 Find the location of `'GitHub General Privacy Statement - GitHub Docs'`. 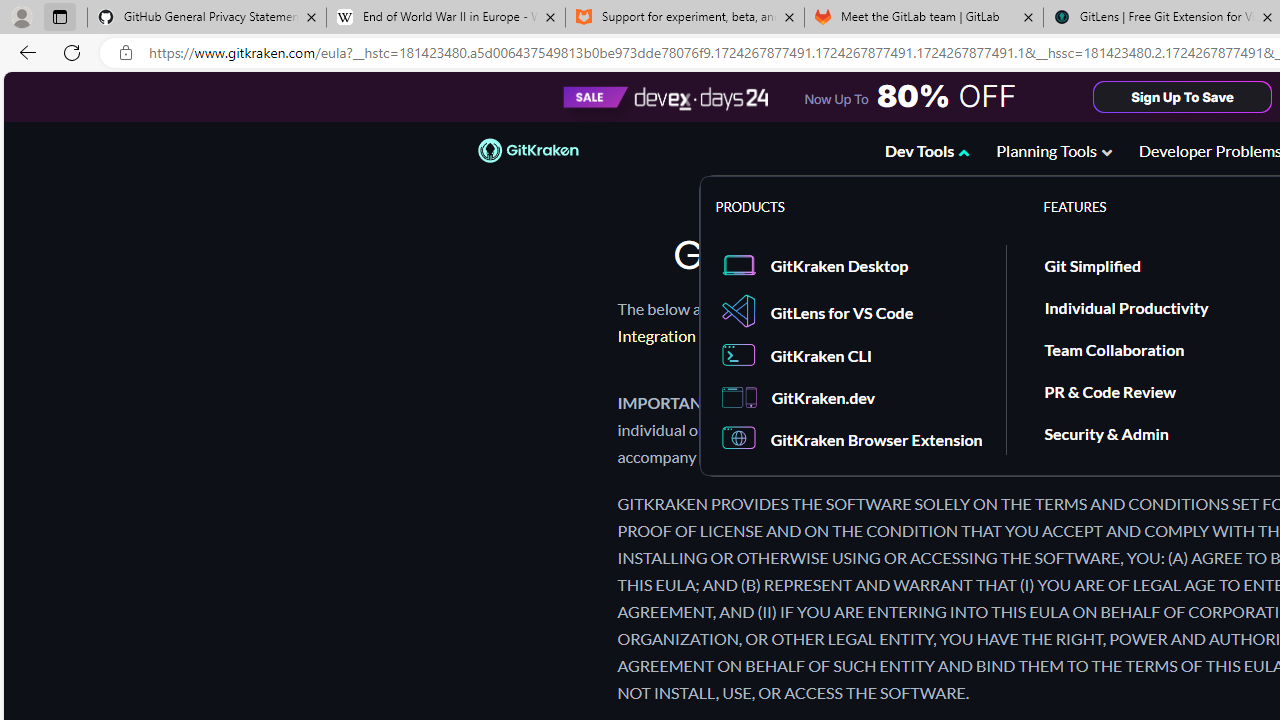

'GitHub General Privacy Statement - GitHub Docs' is located at coordinates (207, 17).